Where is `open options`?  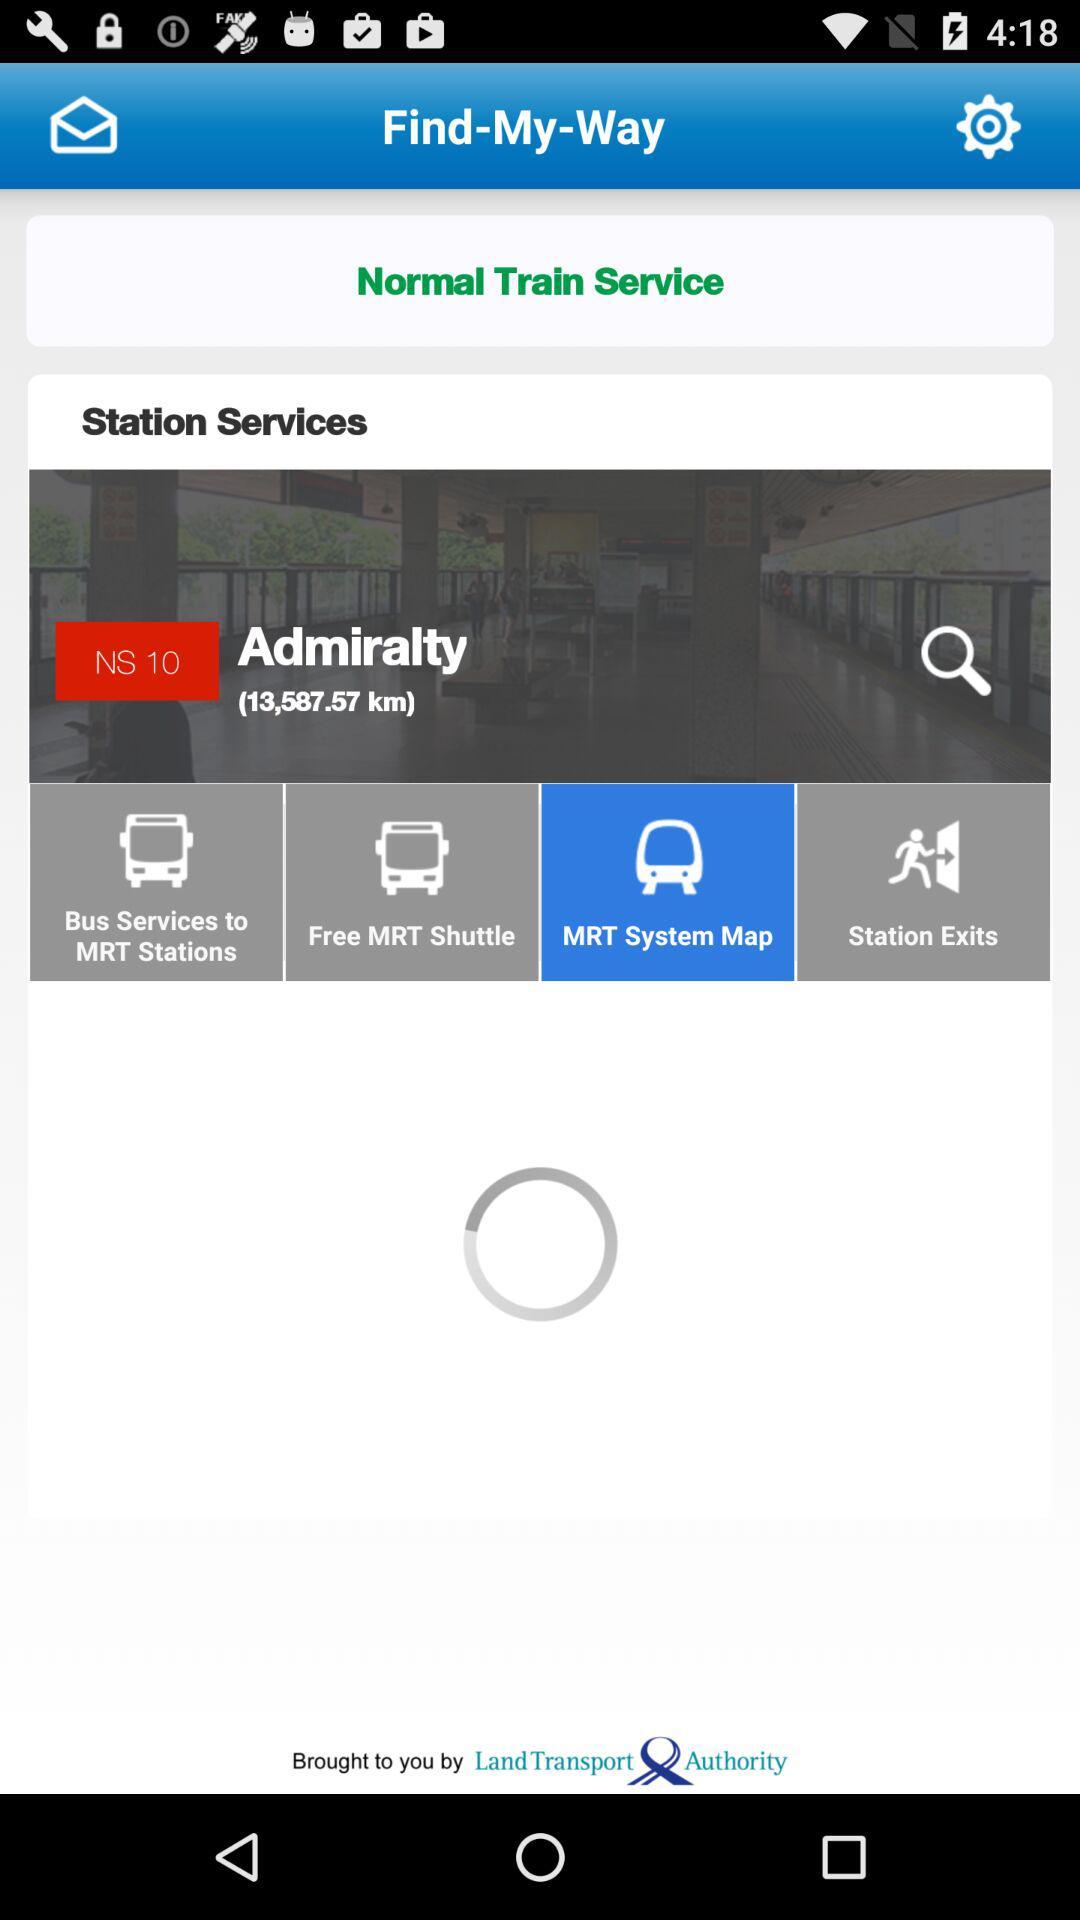 open options is located at coordinates (987, 124).